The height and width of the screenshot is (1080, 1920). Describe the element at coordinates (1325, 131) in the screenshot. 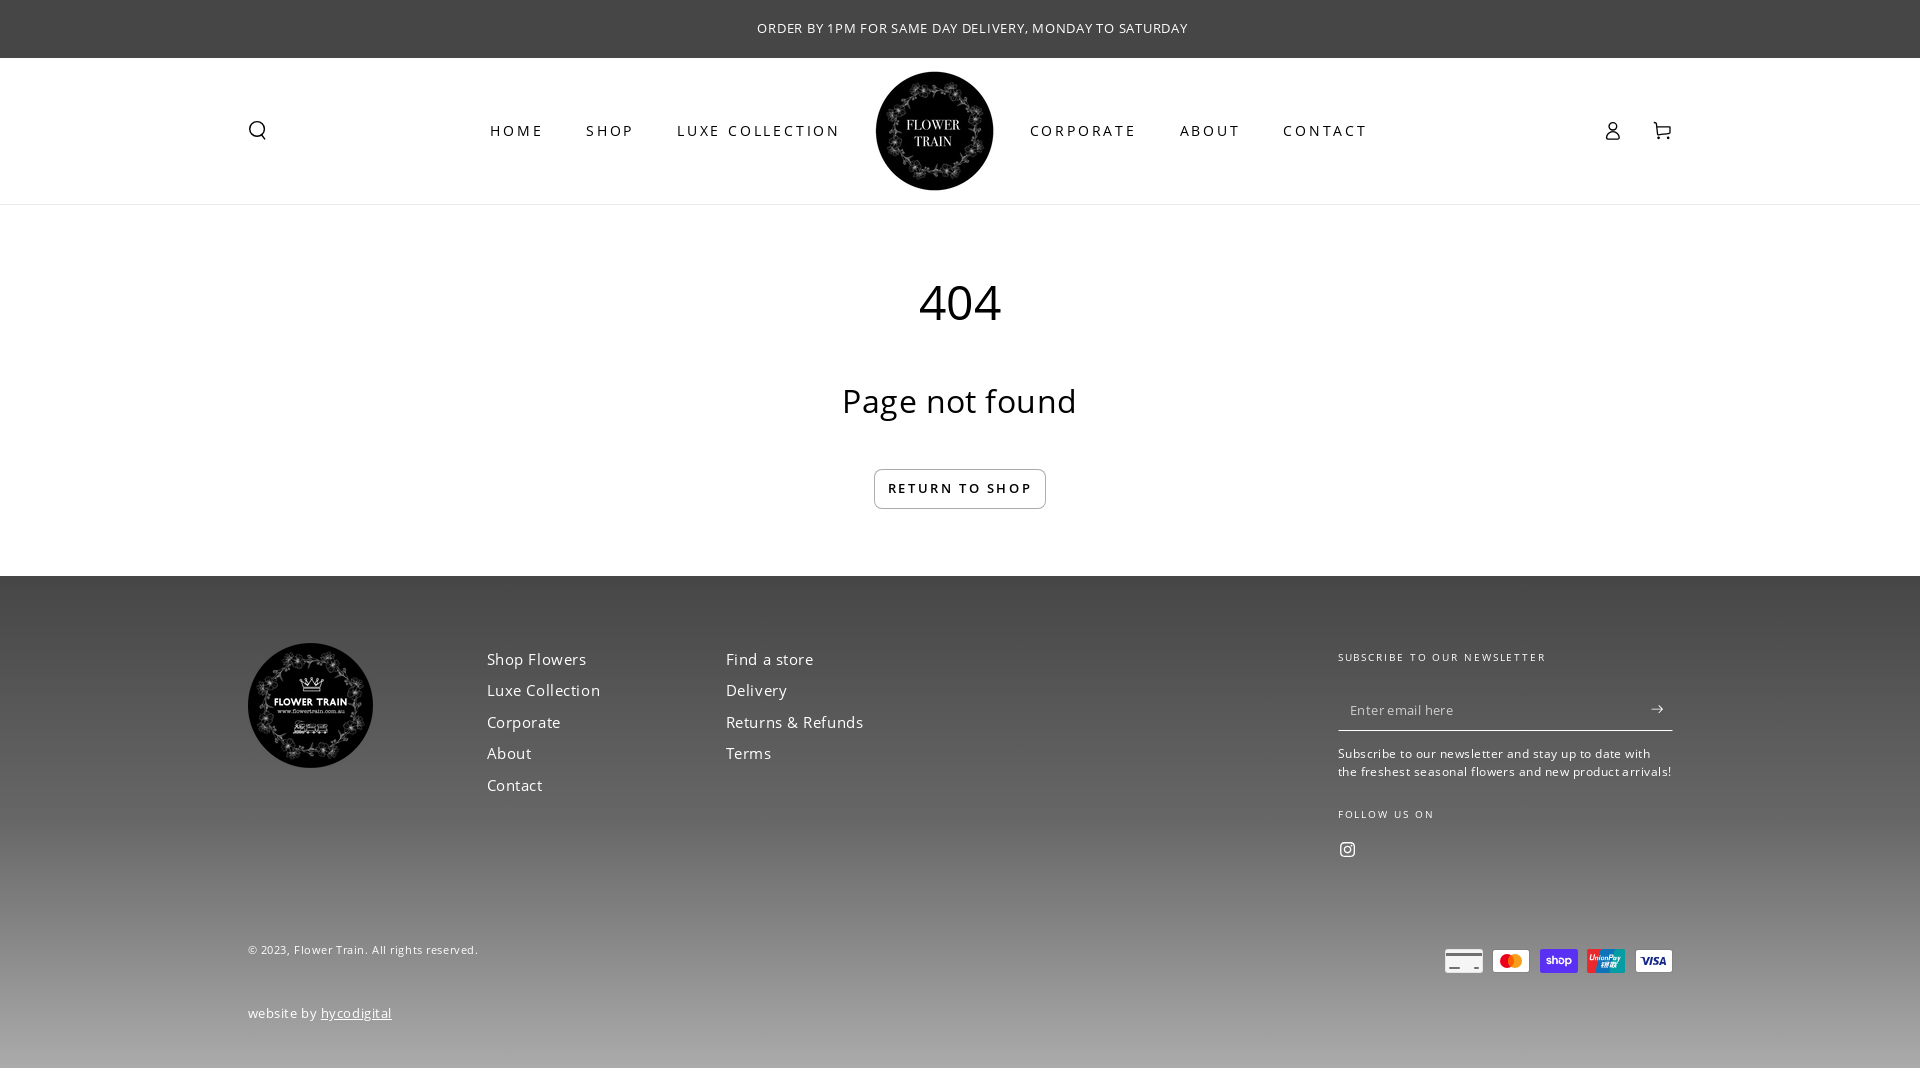

I see `'CONTACT'` at that location.